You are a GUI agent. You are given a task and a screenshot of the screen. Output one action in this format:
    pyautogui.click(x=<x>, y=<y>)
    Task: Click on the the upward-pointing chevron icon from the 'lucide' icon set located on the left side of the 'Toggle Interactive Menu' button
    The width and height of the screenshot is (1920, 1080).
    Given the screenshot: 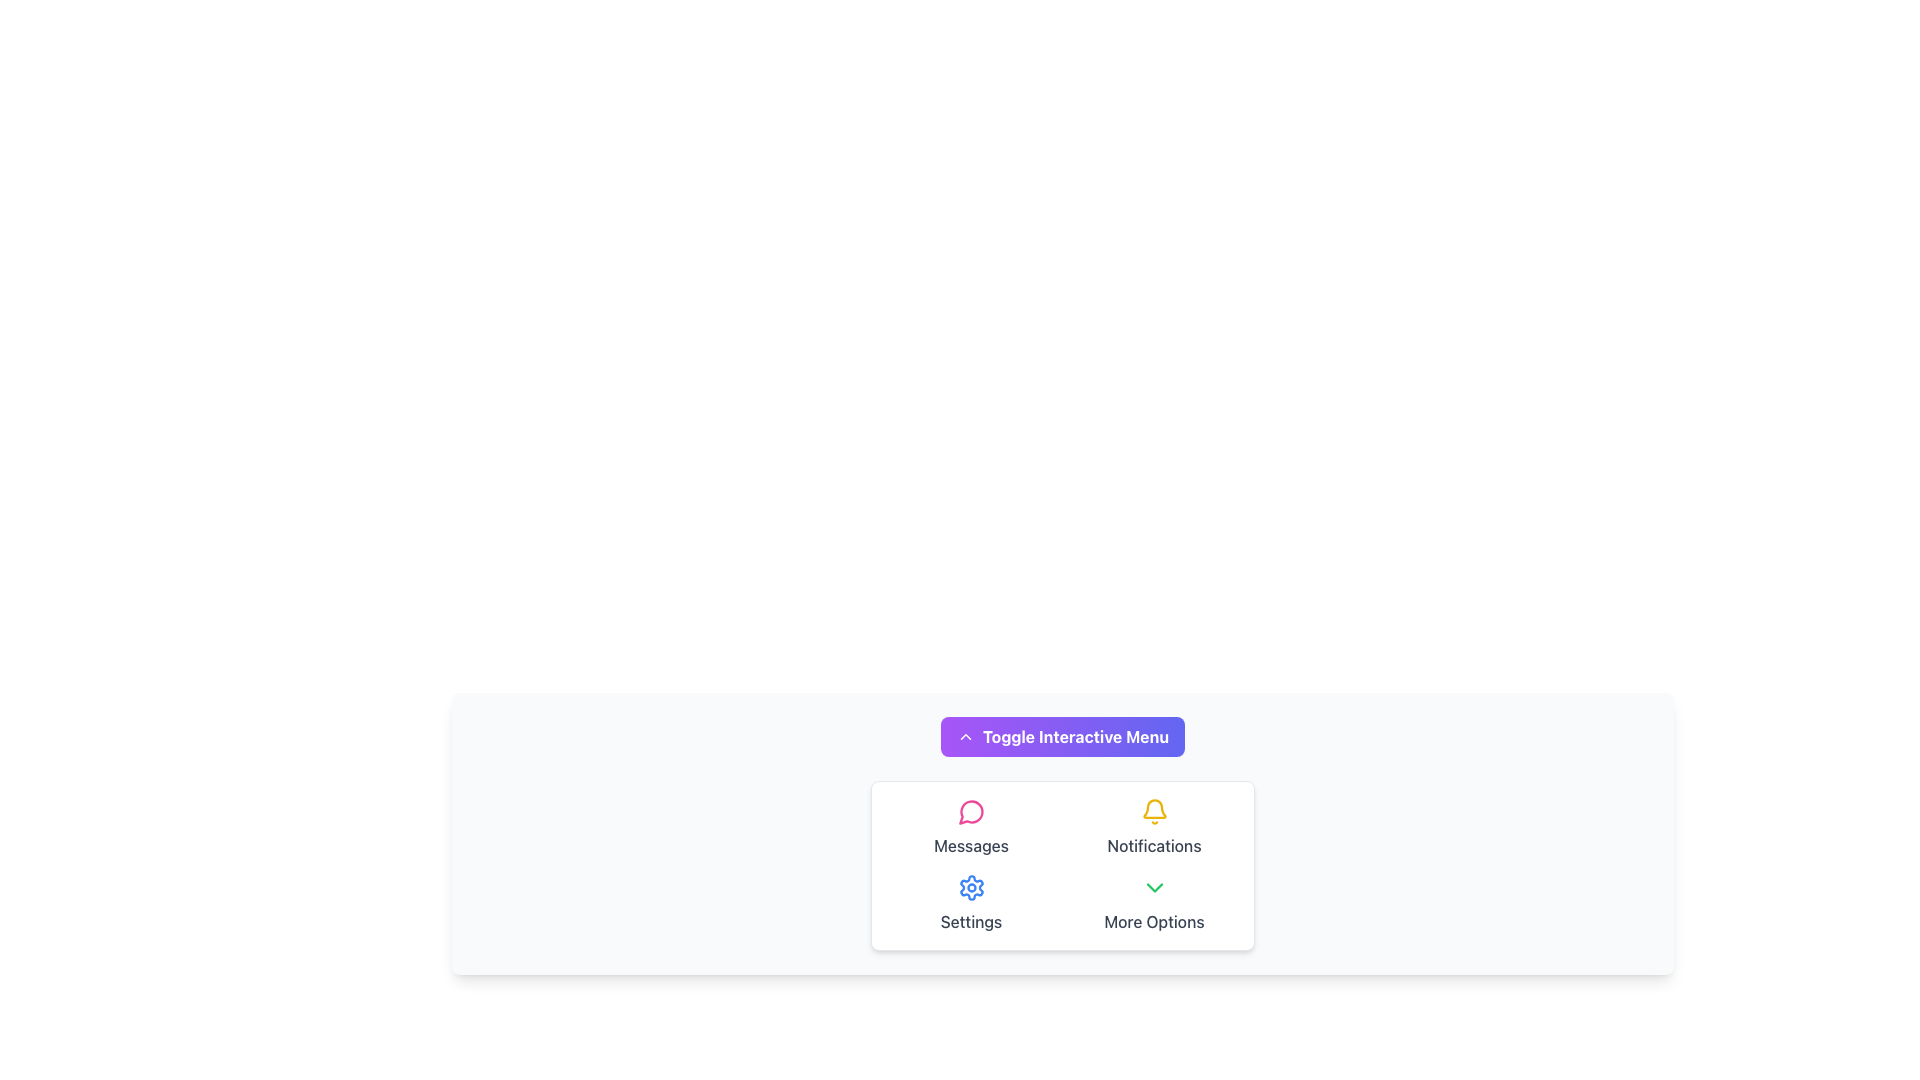 What is the action you would take?
    pyautogui.click(x=965, y=736)
    